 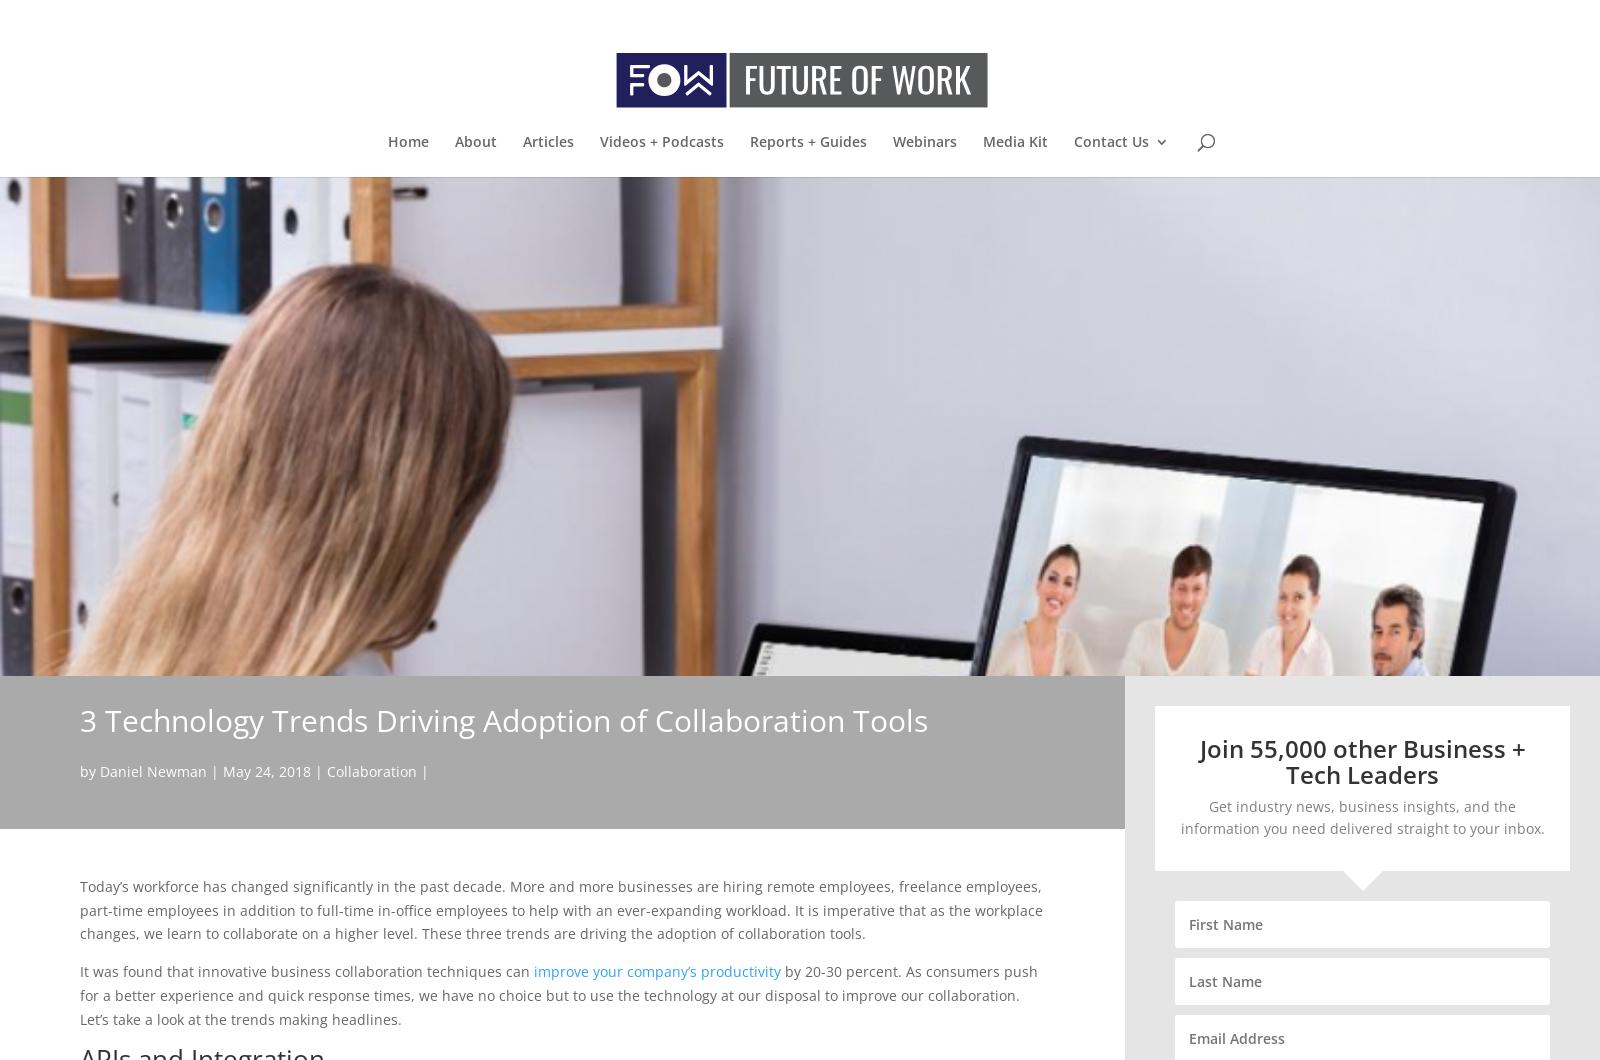 What do you see at coordinates (1127, 258) in the screenshot?
I see `'Jobs'` at bounding box center [1127, 258].